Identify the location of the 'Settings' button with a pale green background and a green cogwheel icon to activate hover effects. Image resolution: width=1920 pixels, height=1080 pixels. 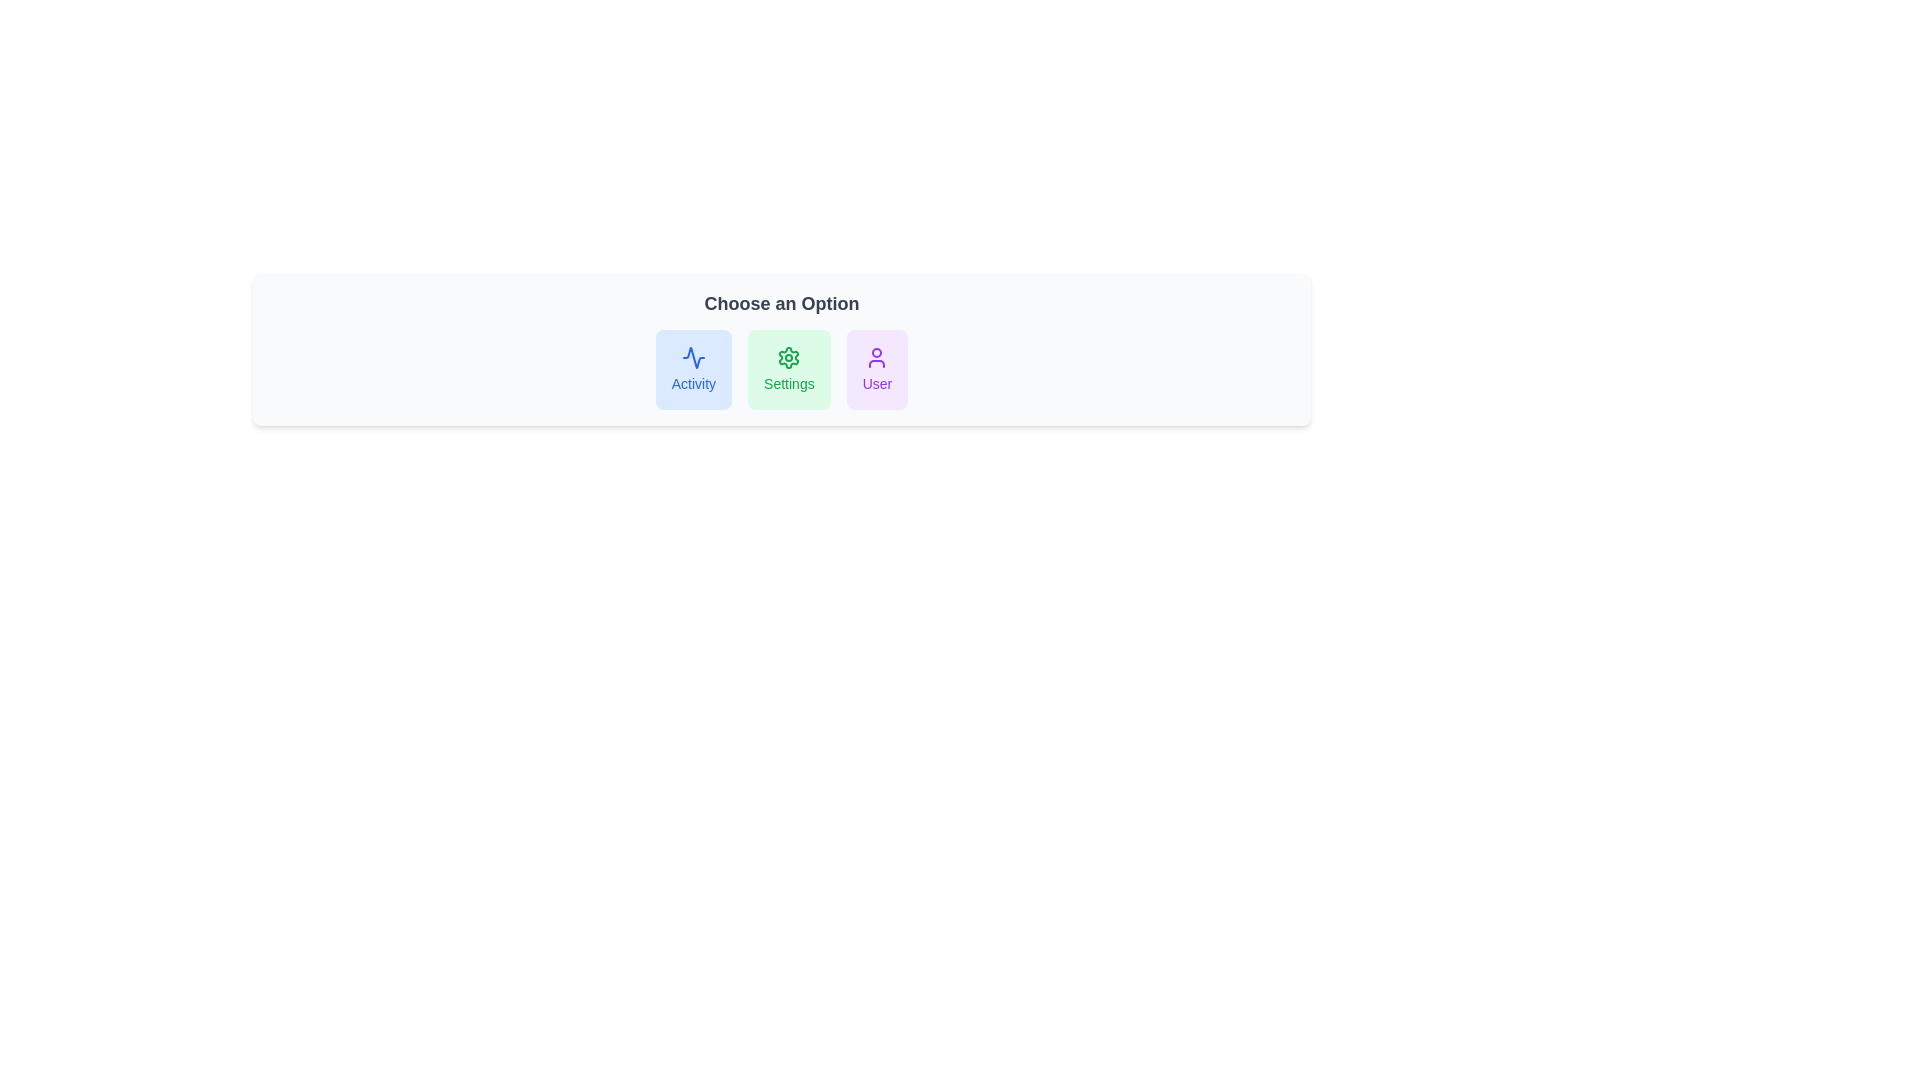
(788, 370).